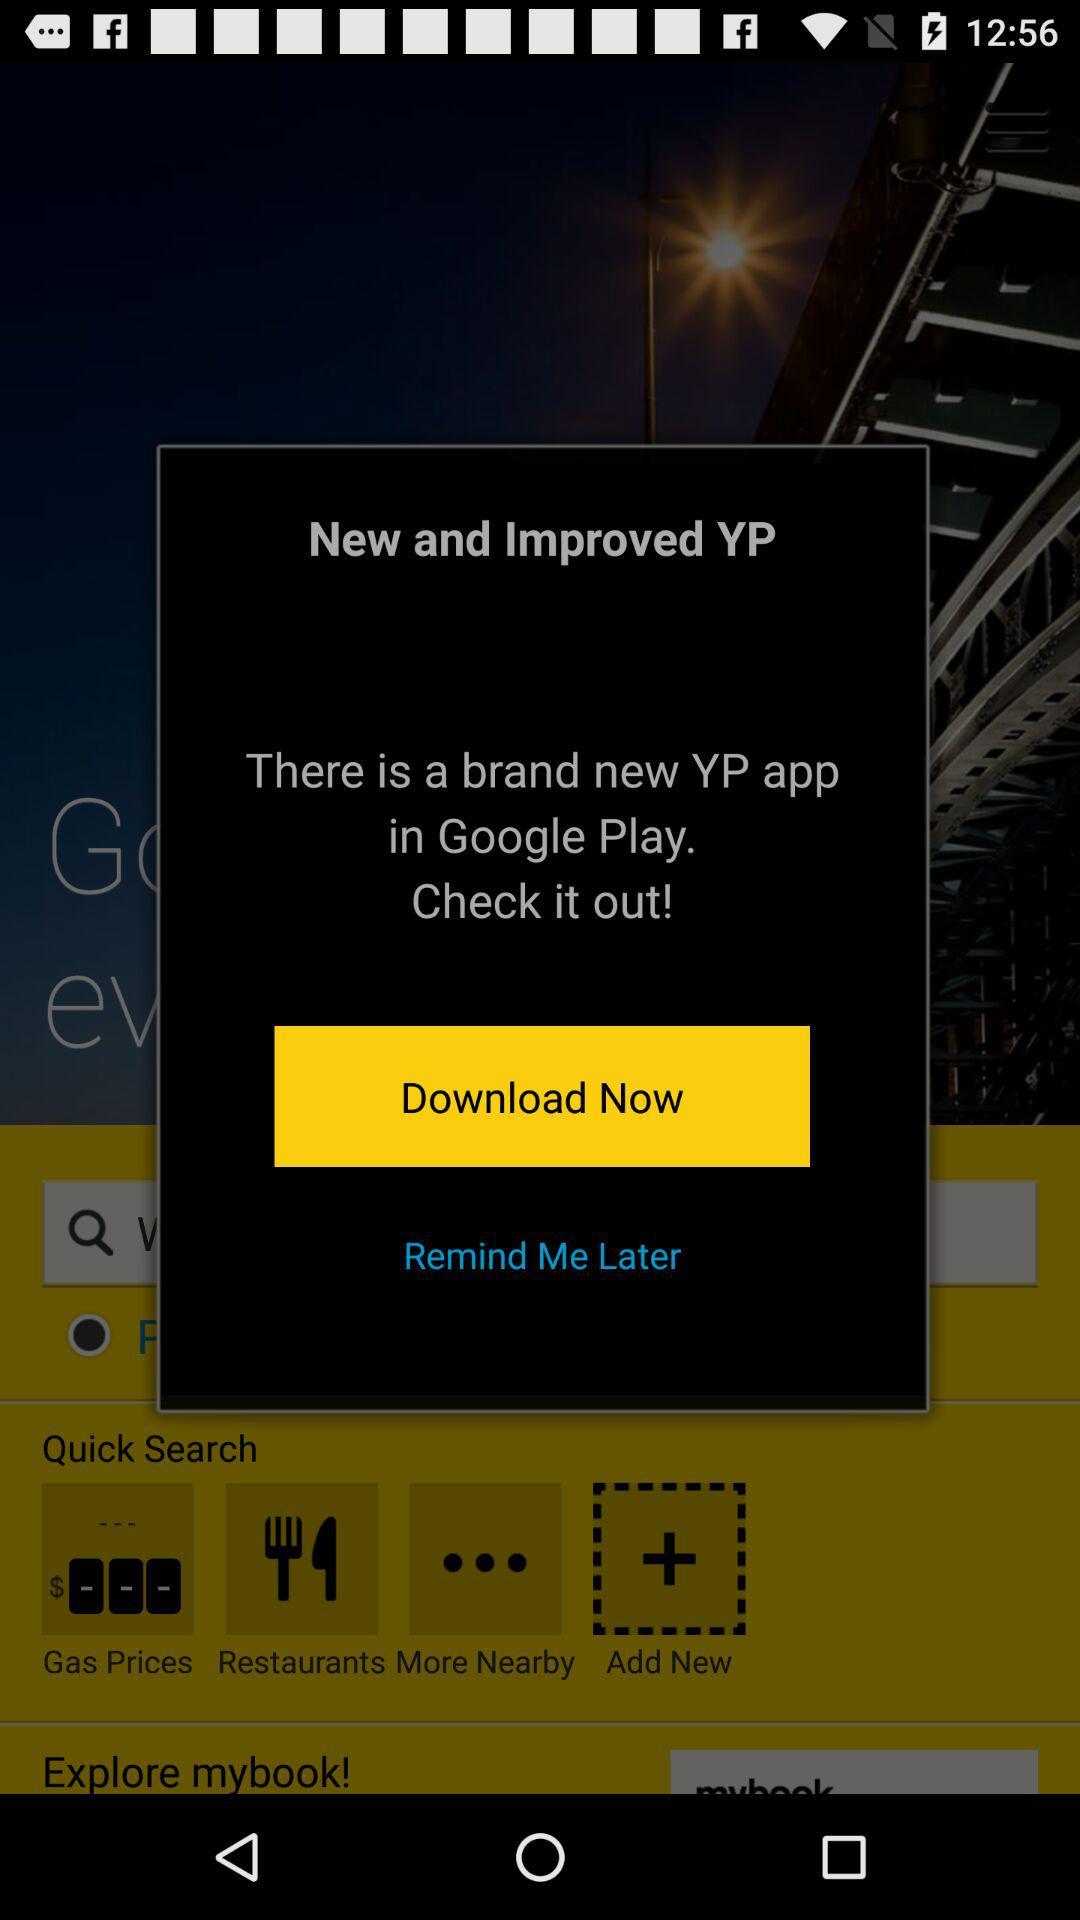  I want to click on the remind me later item, so click(542, 1253).